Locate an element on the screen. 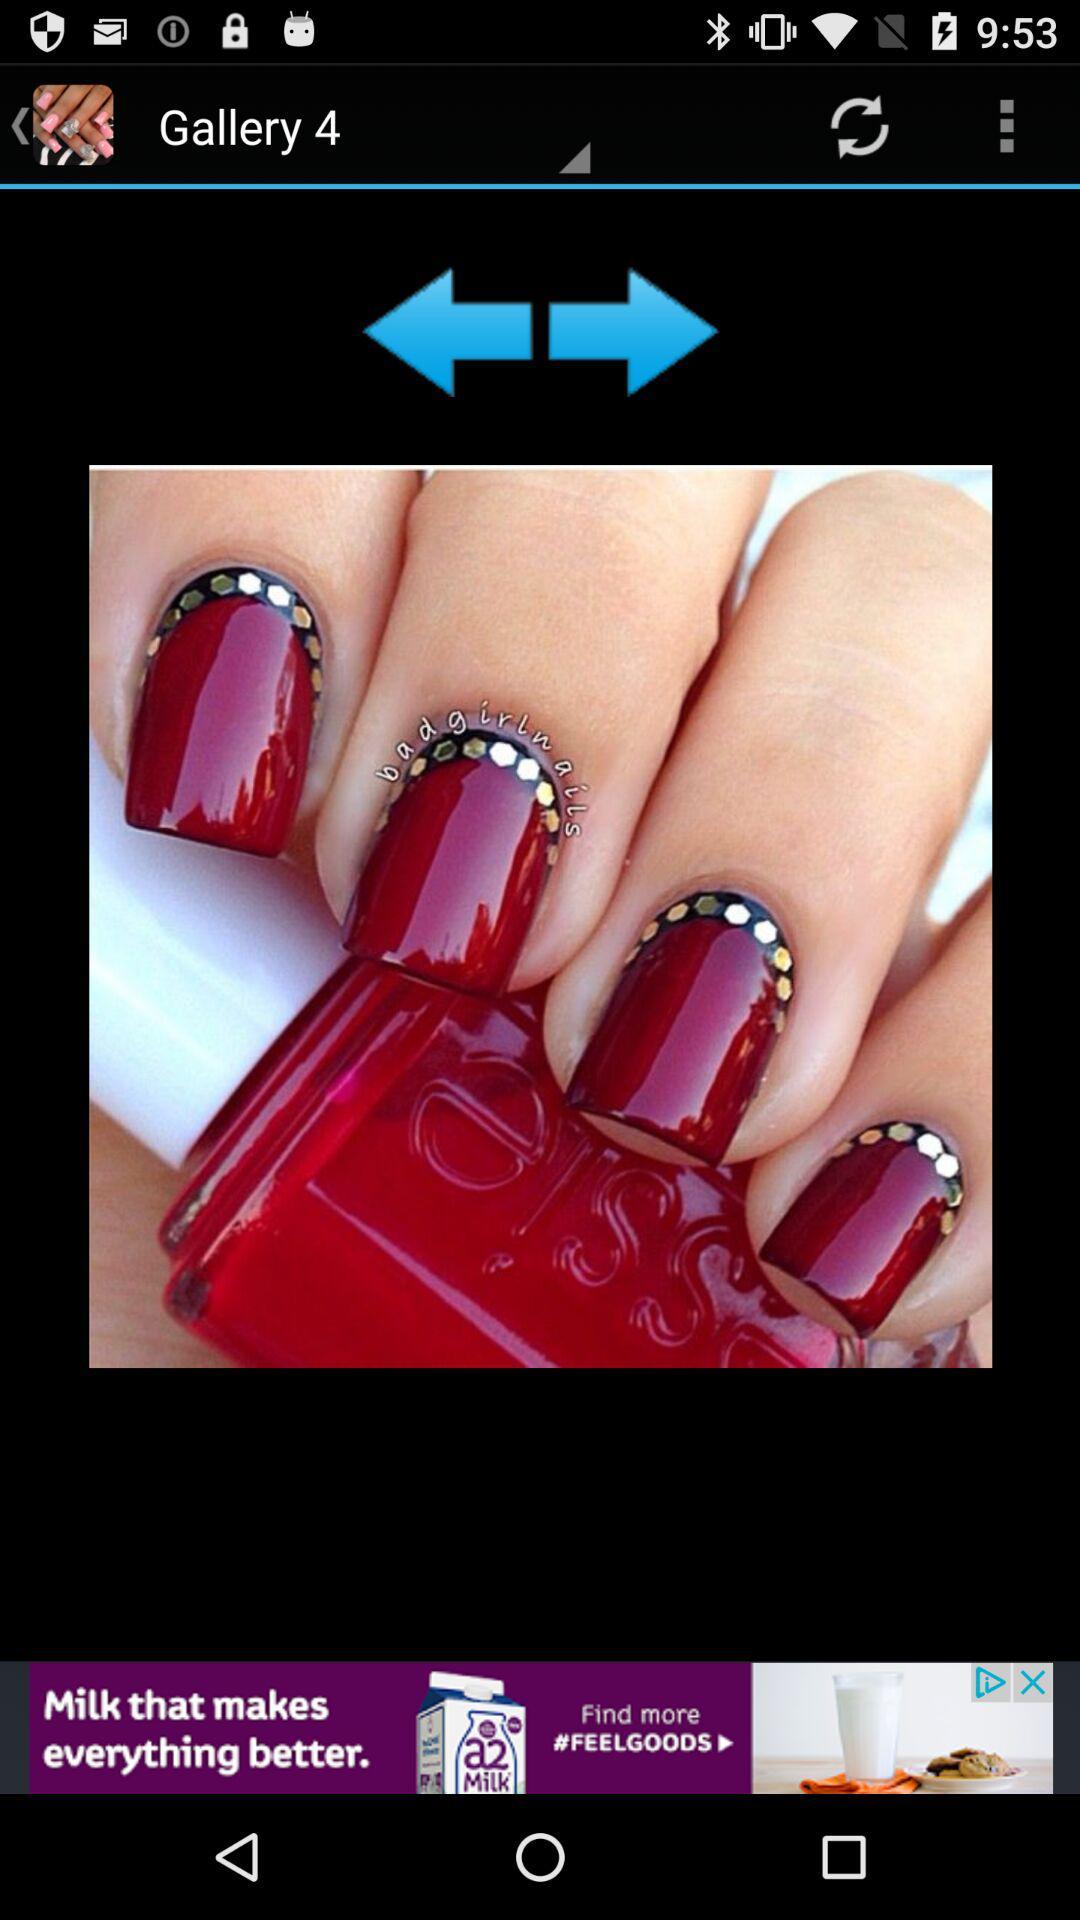 The image size is (1080, 1920). image gallery is located at coordinates (540, 924).